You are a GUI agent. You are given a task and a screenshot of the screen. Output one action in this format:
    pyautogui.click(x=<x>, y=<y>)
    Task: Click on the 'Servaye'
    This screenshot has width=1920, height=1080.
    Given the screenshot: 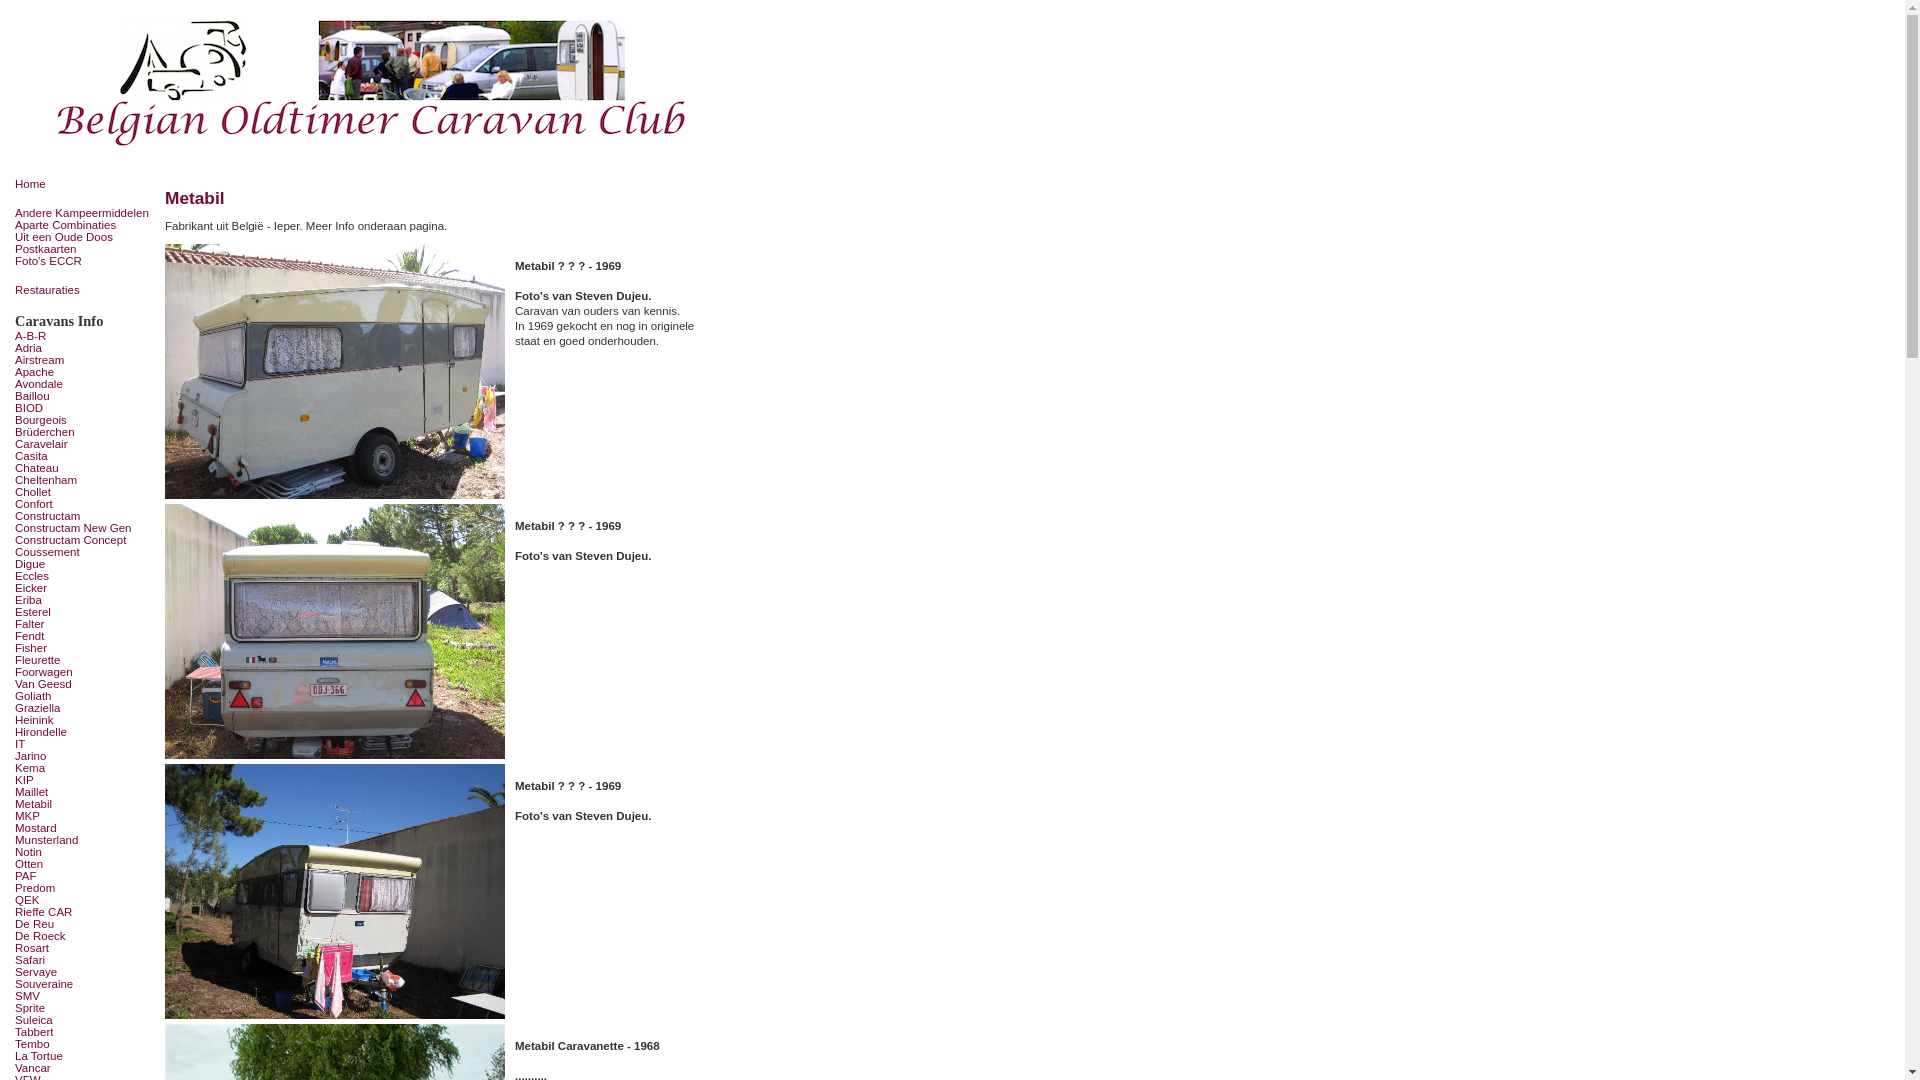 What is the action you would take?
    pyautogui.click(x=84, y=971)
    